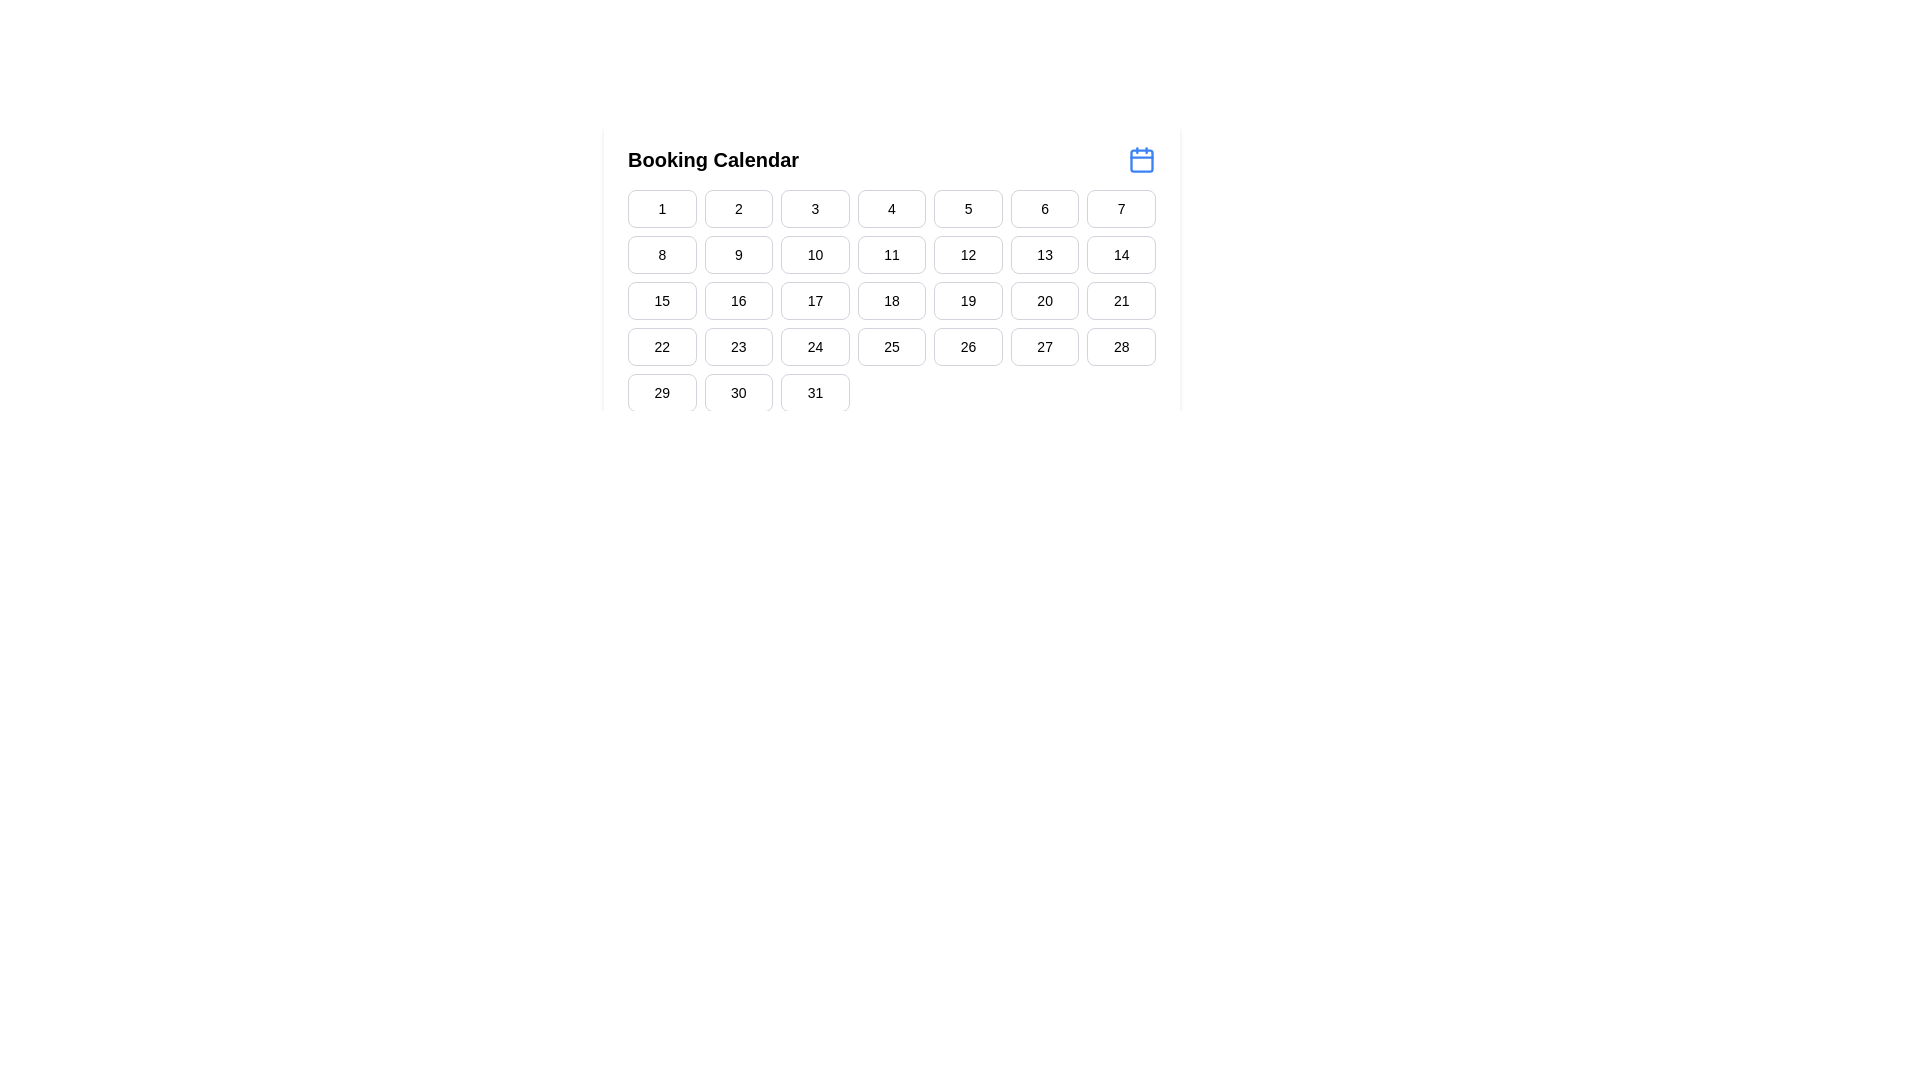  I want to click on the rectangular button with rounded corners and the number '13' centered in bold black font, so click(1044, 253).